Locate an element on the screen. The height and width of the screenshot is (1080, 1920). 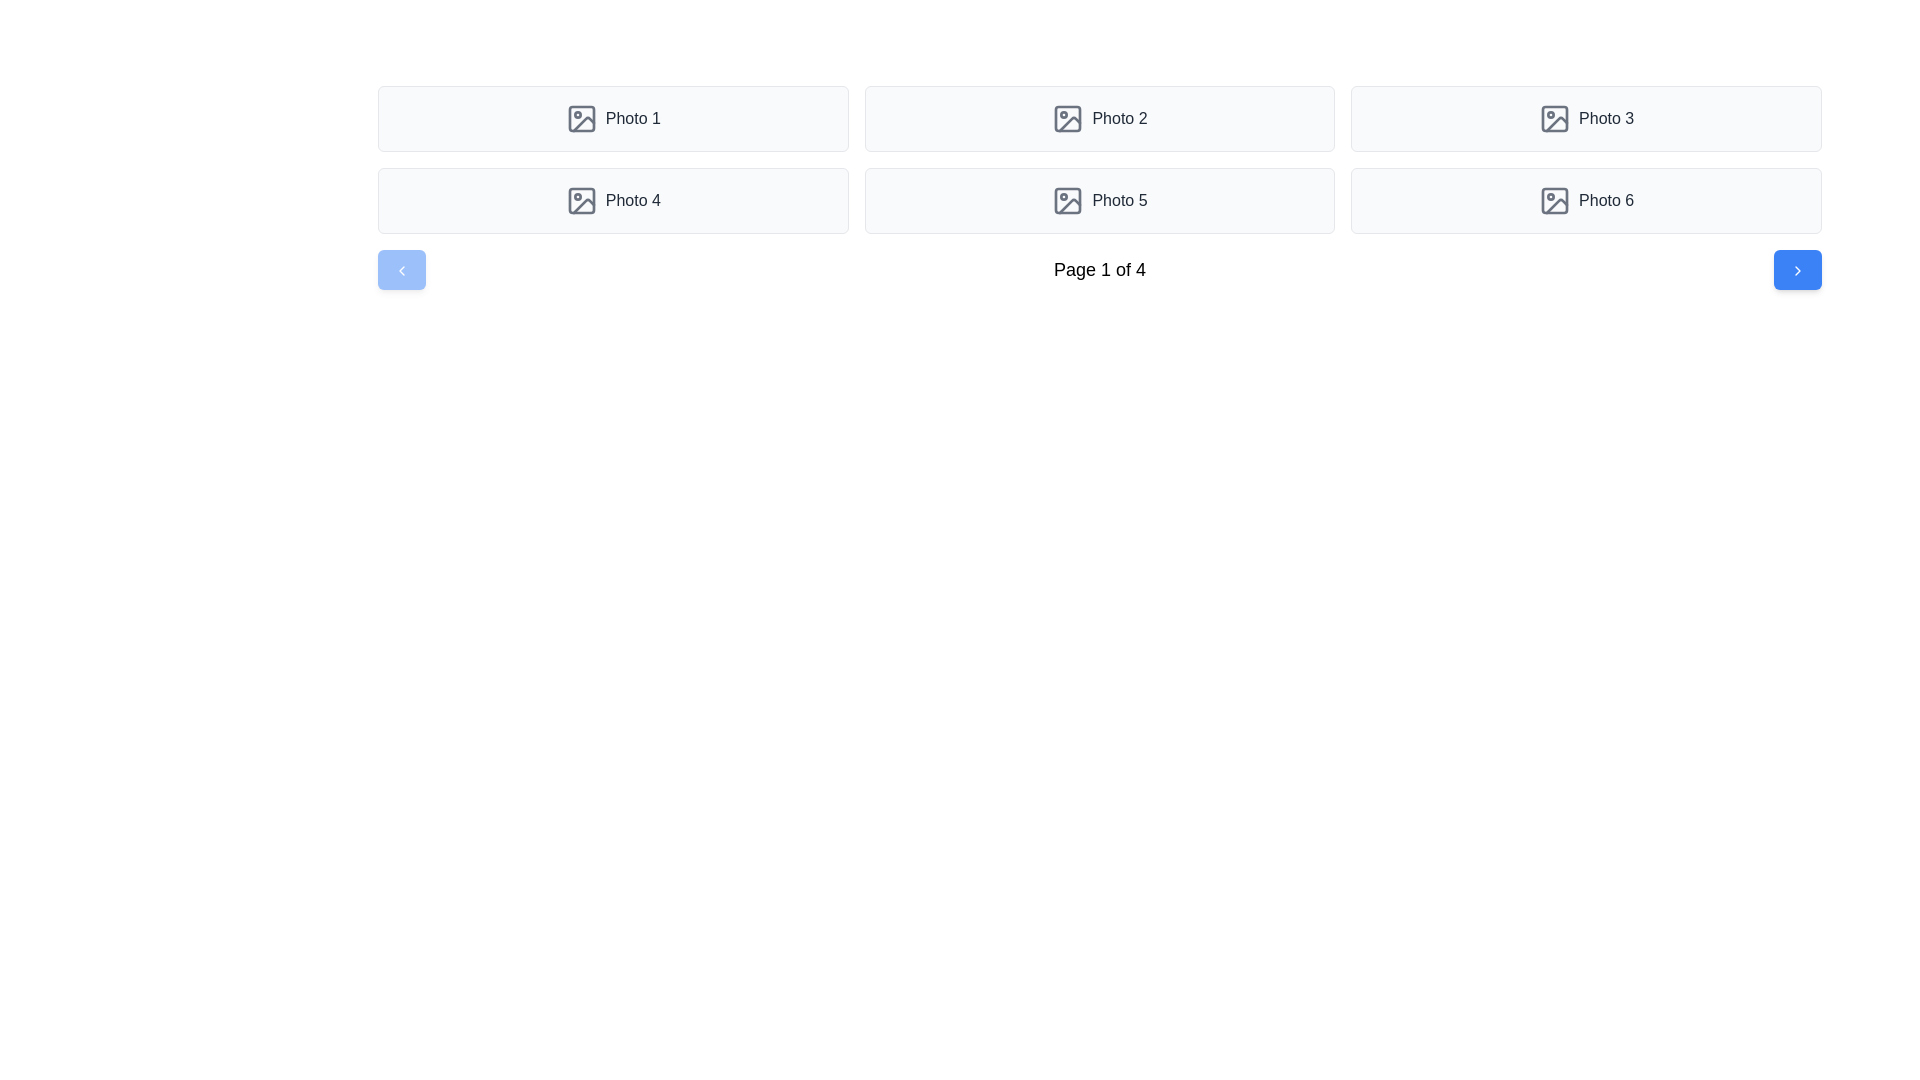
the selectable tile labeled 'Photo 6' located in the bottom row of the grid layout is located at coordinates (1585, 200).